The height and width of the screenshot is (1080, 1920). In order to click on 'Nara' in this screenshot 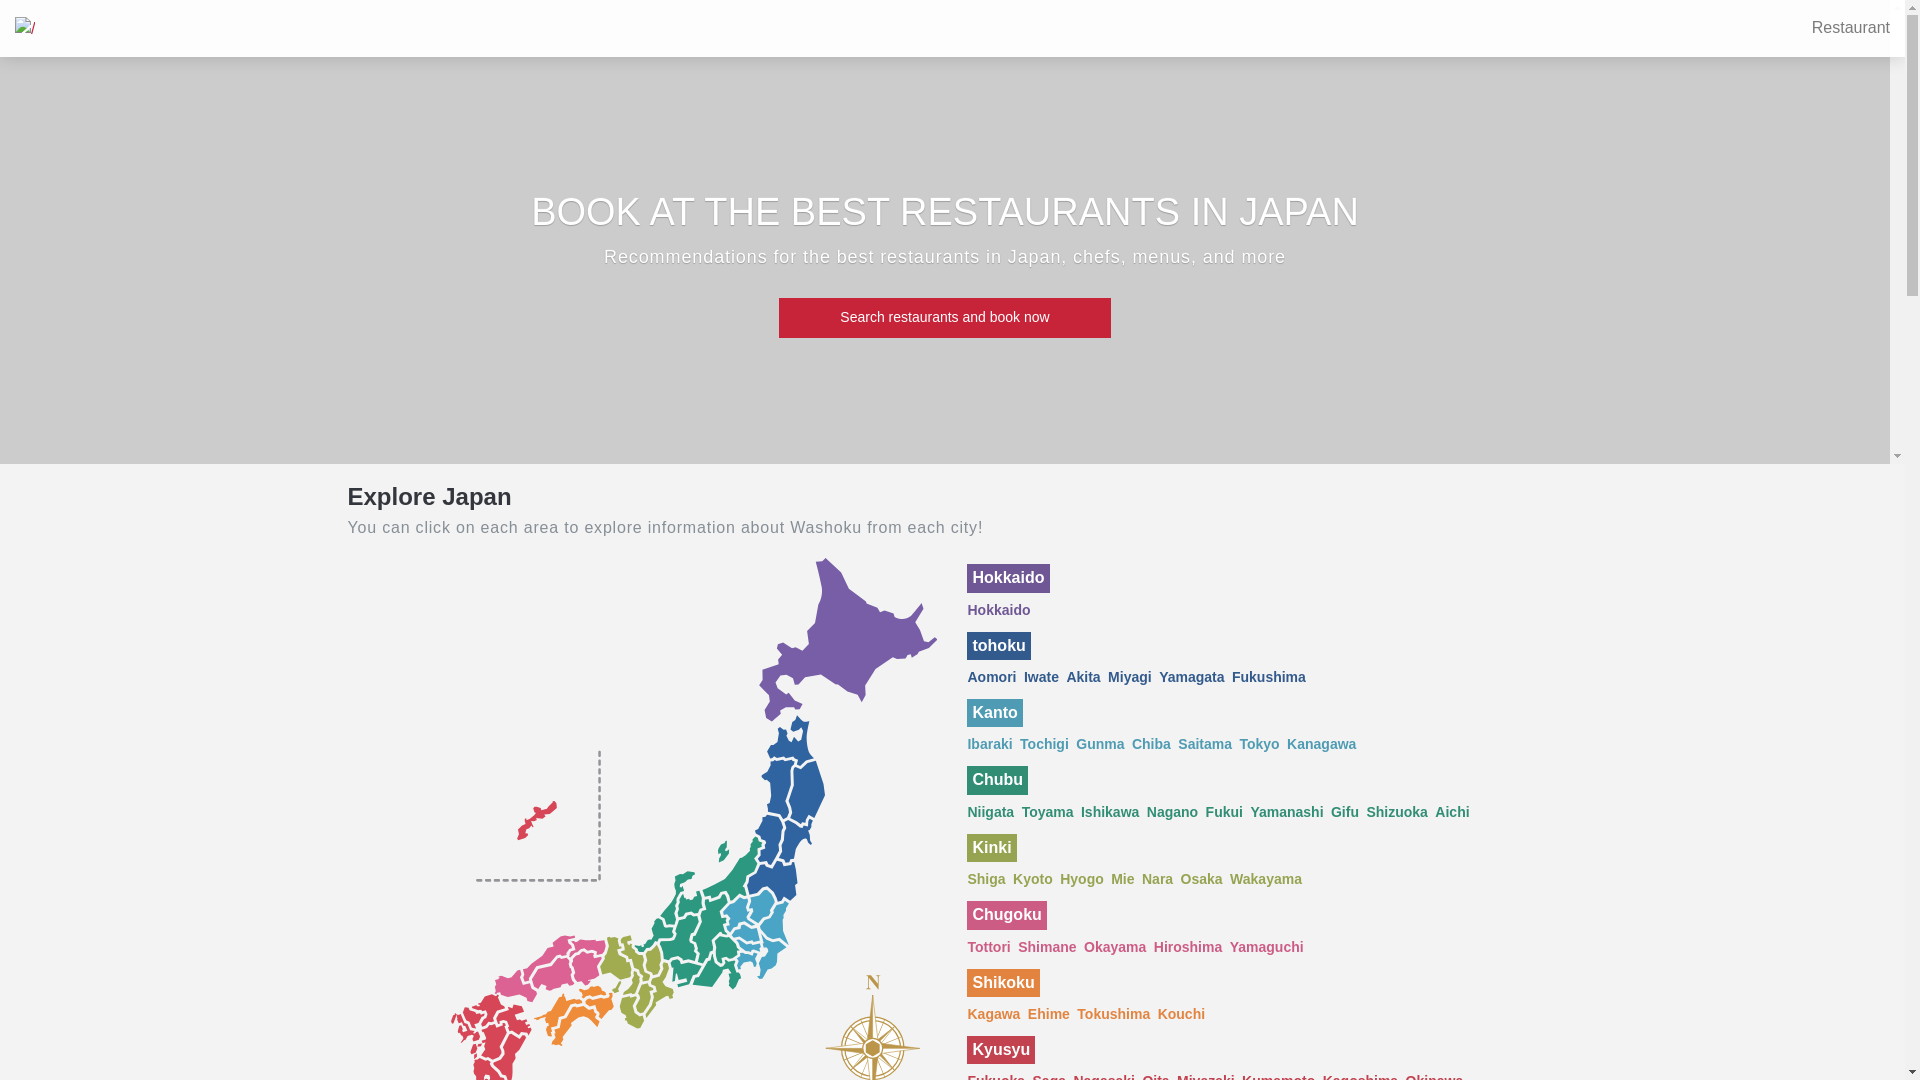, I will do `click(1157, 878)`.